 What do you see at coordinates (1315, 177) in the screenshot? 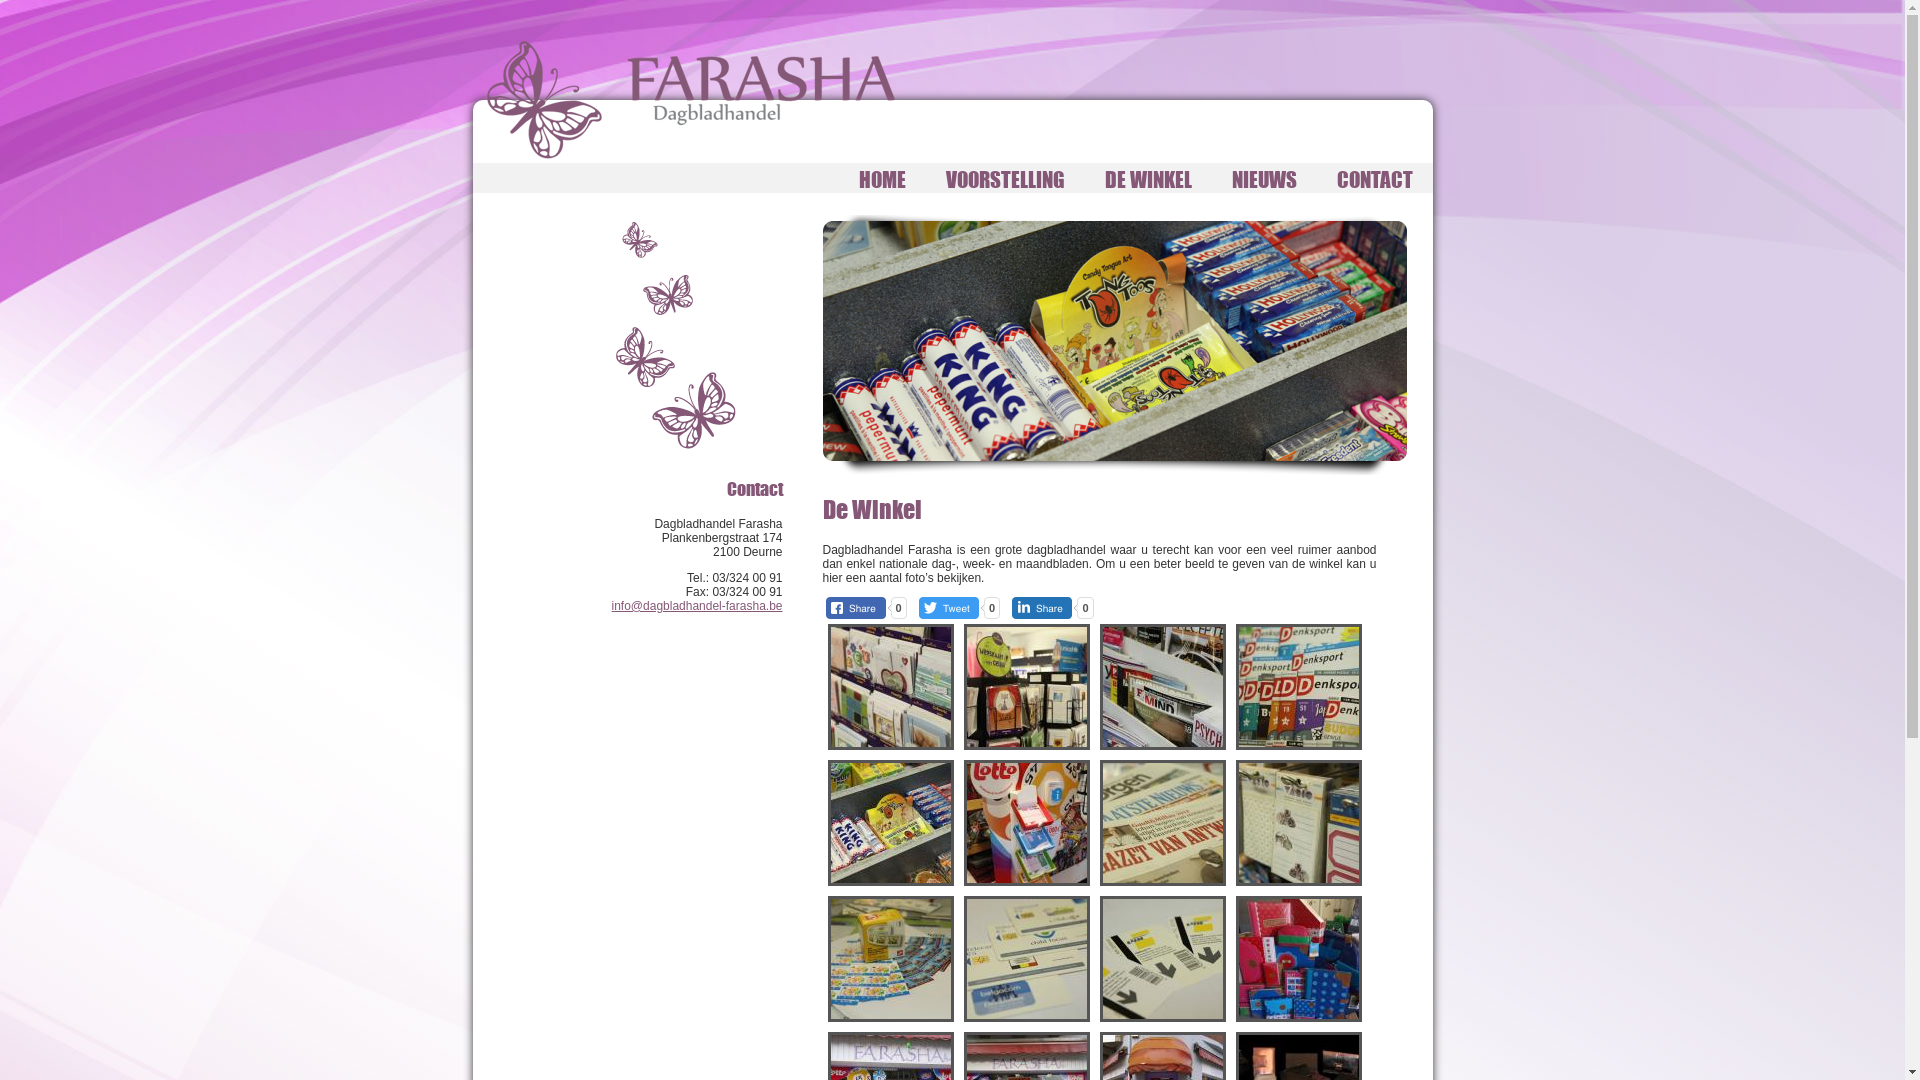
I see `'CONTACT'` at bounding box center [1315, 177].